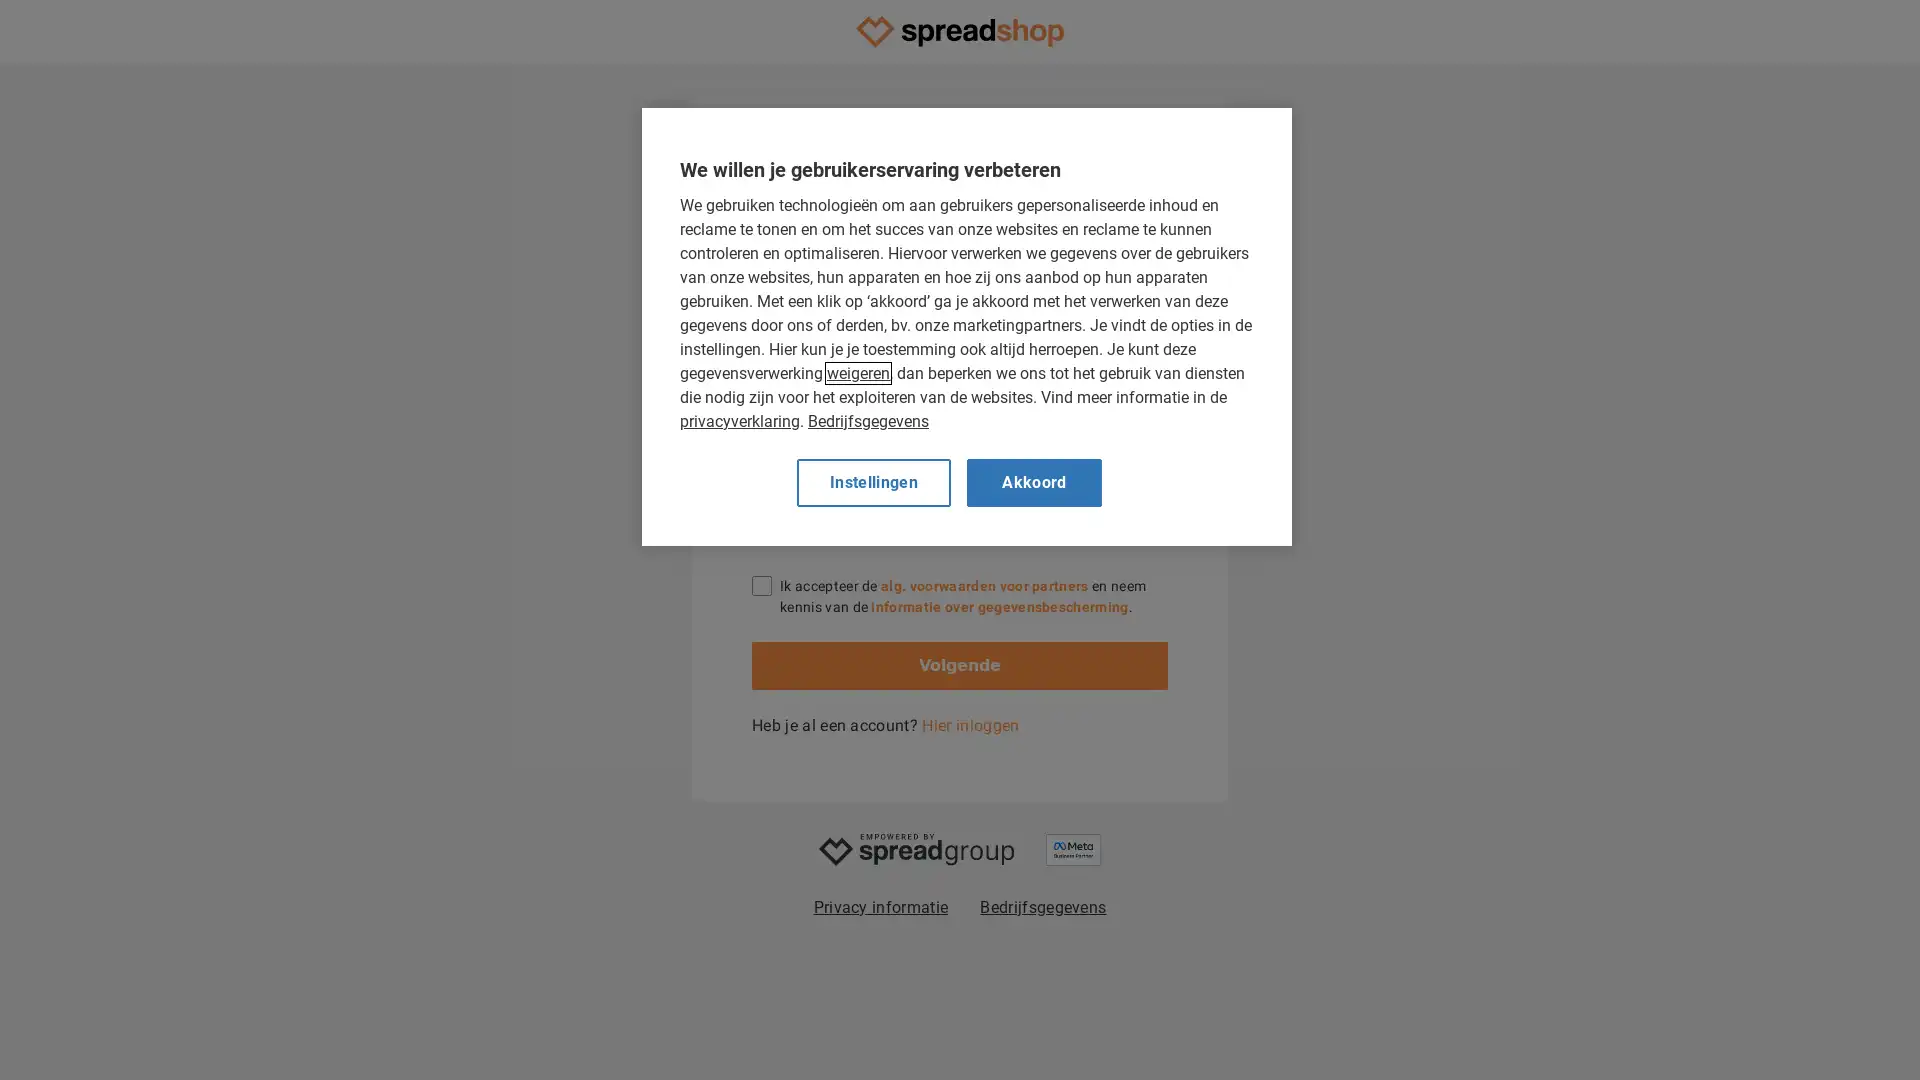 This screenshot has width=1920, height=1080. I want to click on Akkoord, so click(1034, 482).